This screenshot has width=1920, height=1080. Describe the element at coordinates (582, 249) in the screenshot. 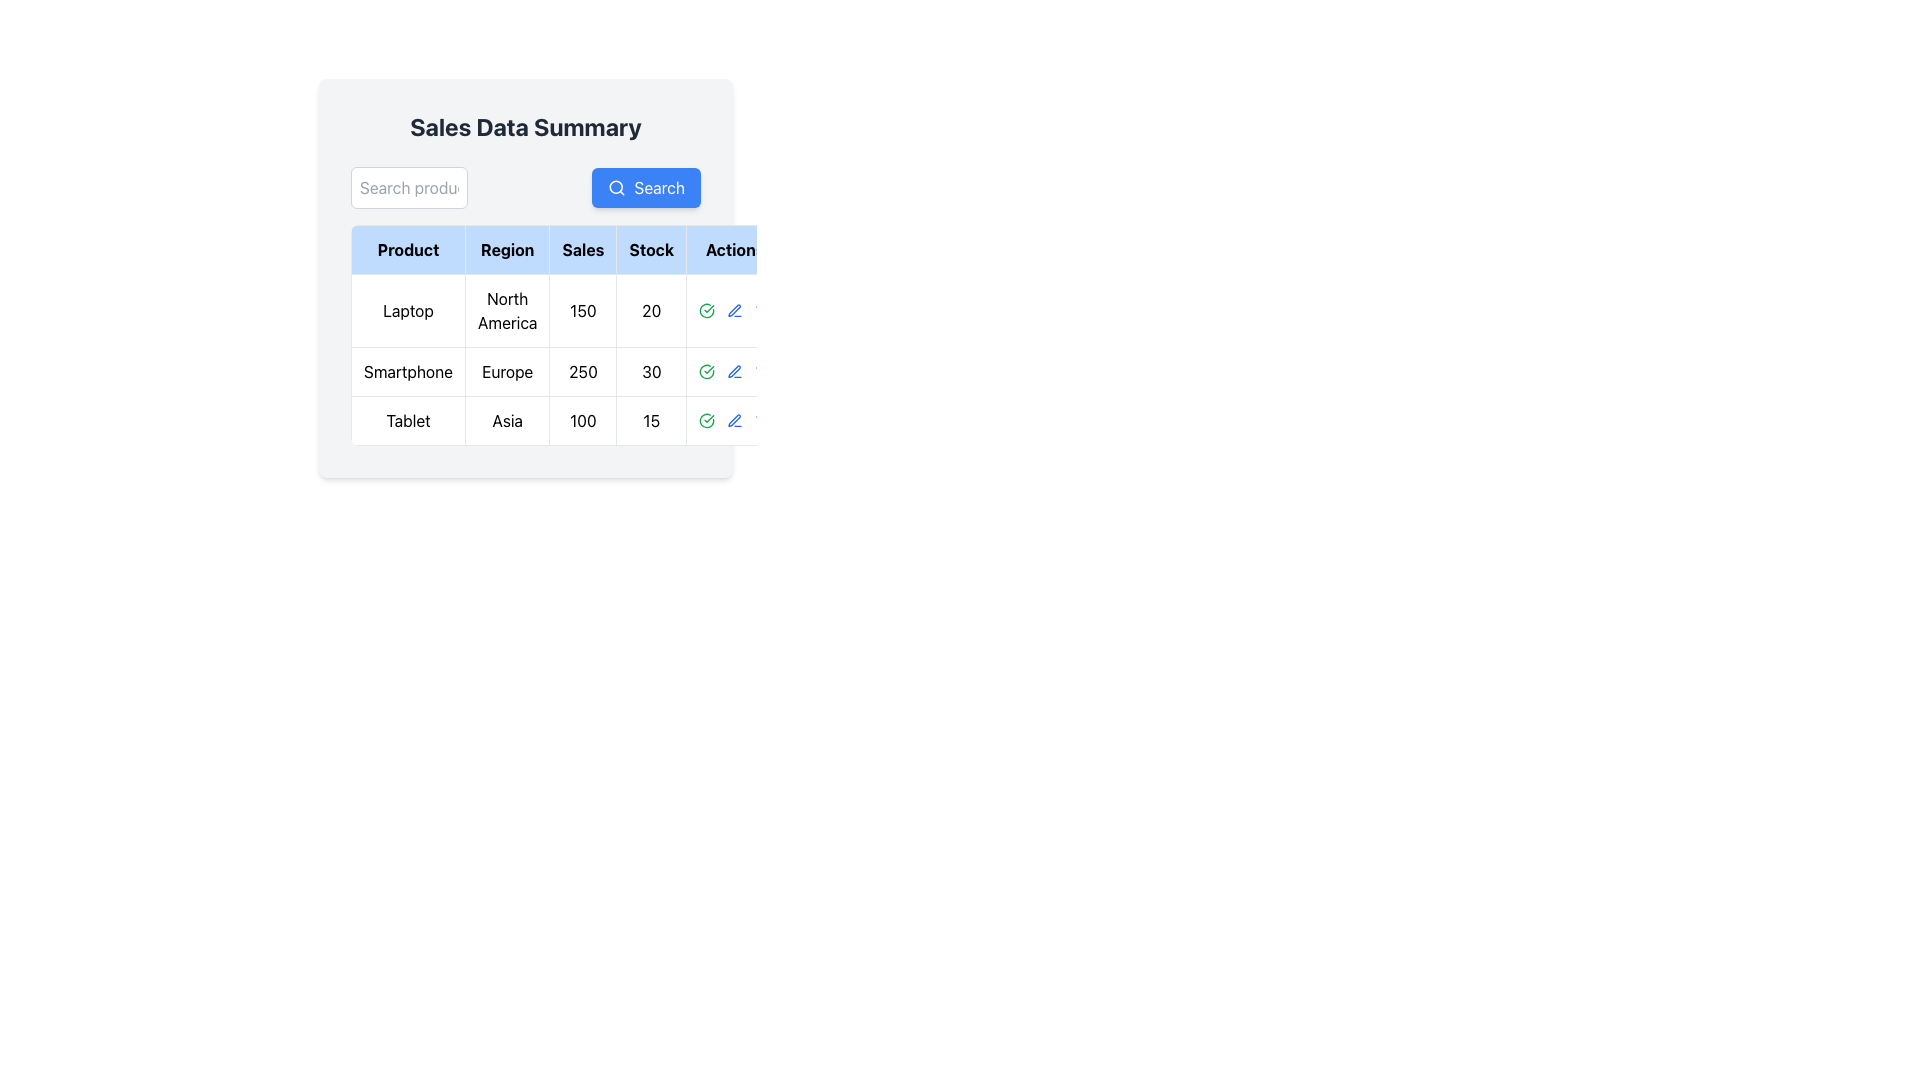

I see `the 'Sales' column header in the table, which is the third column header labeled 'Sales'` at that location.